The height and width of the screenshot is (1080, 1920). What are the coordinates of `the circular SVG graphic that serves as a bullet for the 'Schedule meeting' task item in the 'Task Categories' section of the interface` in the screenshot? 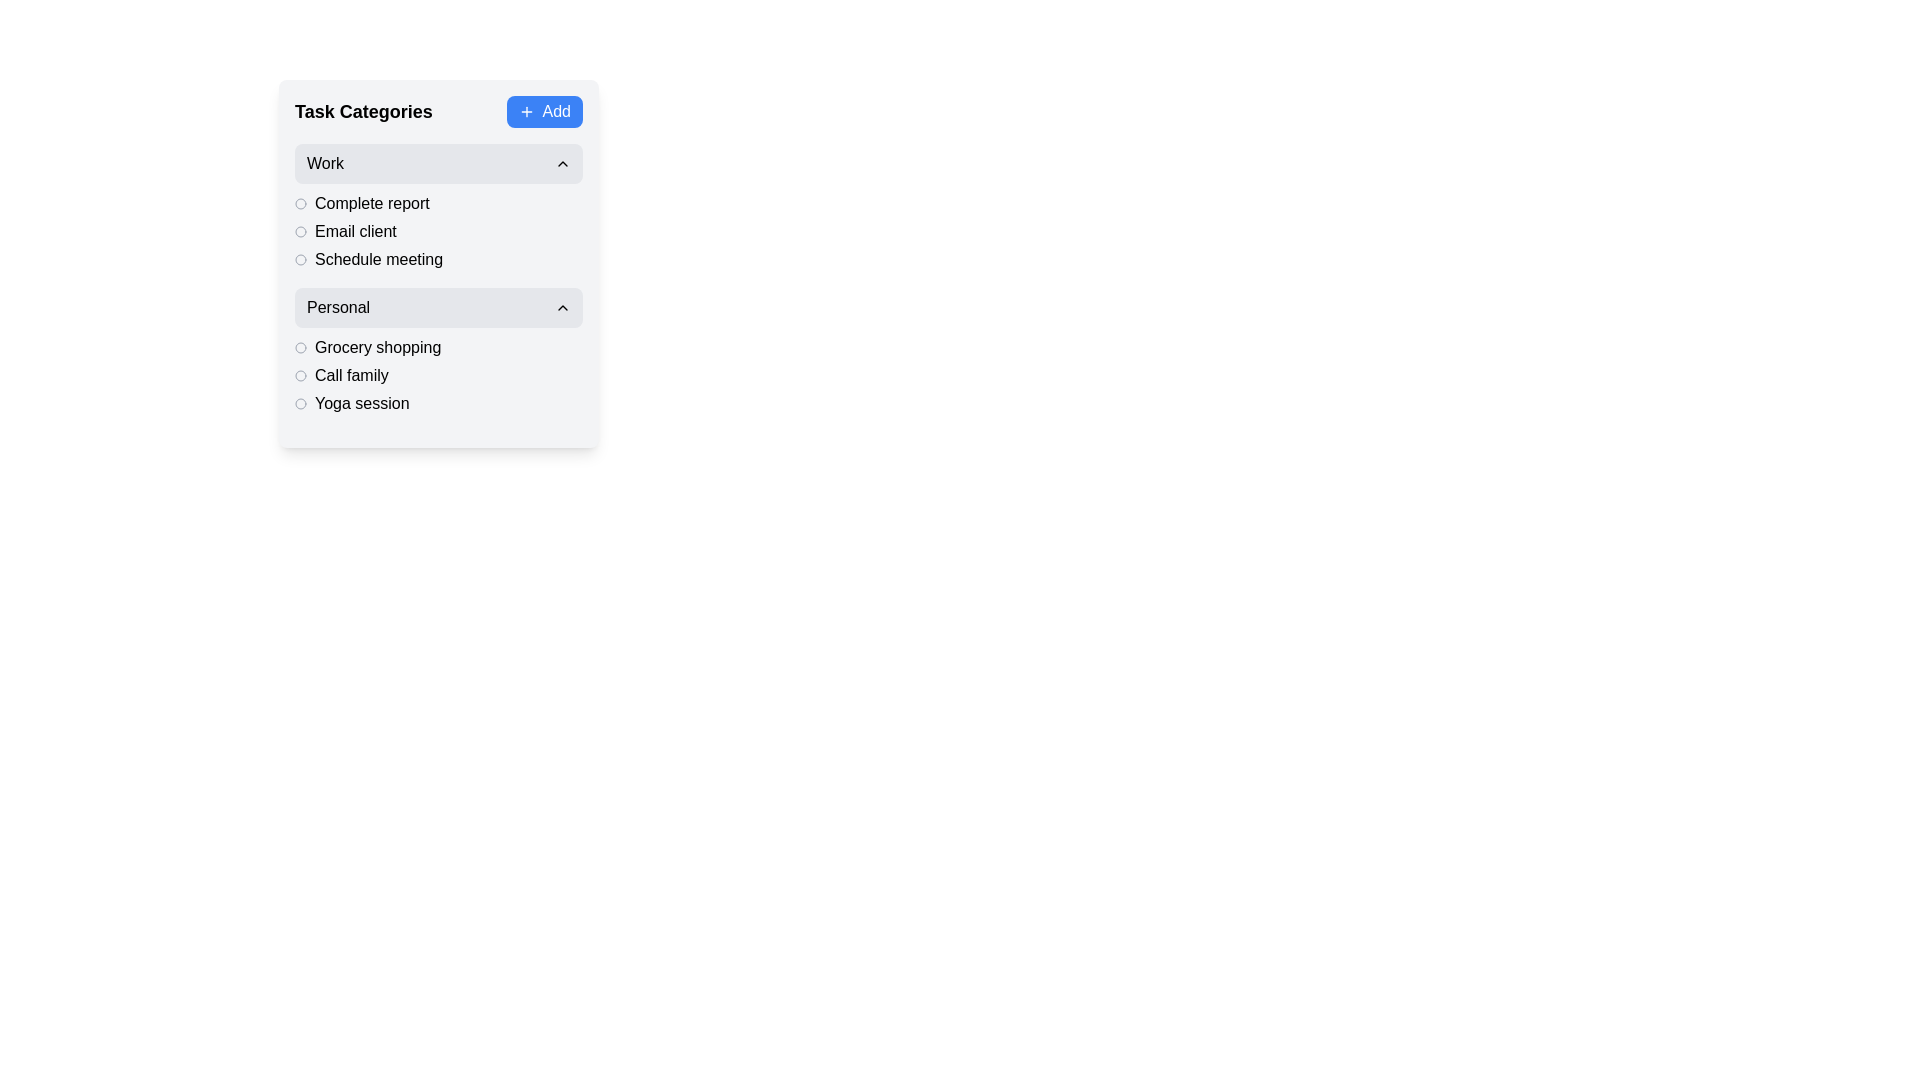 It's located at (300, 258).